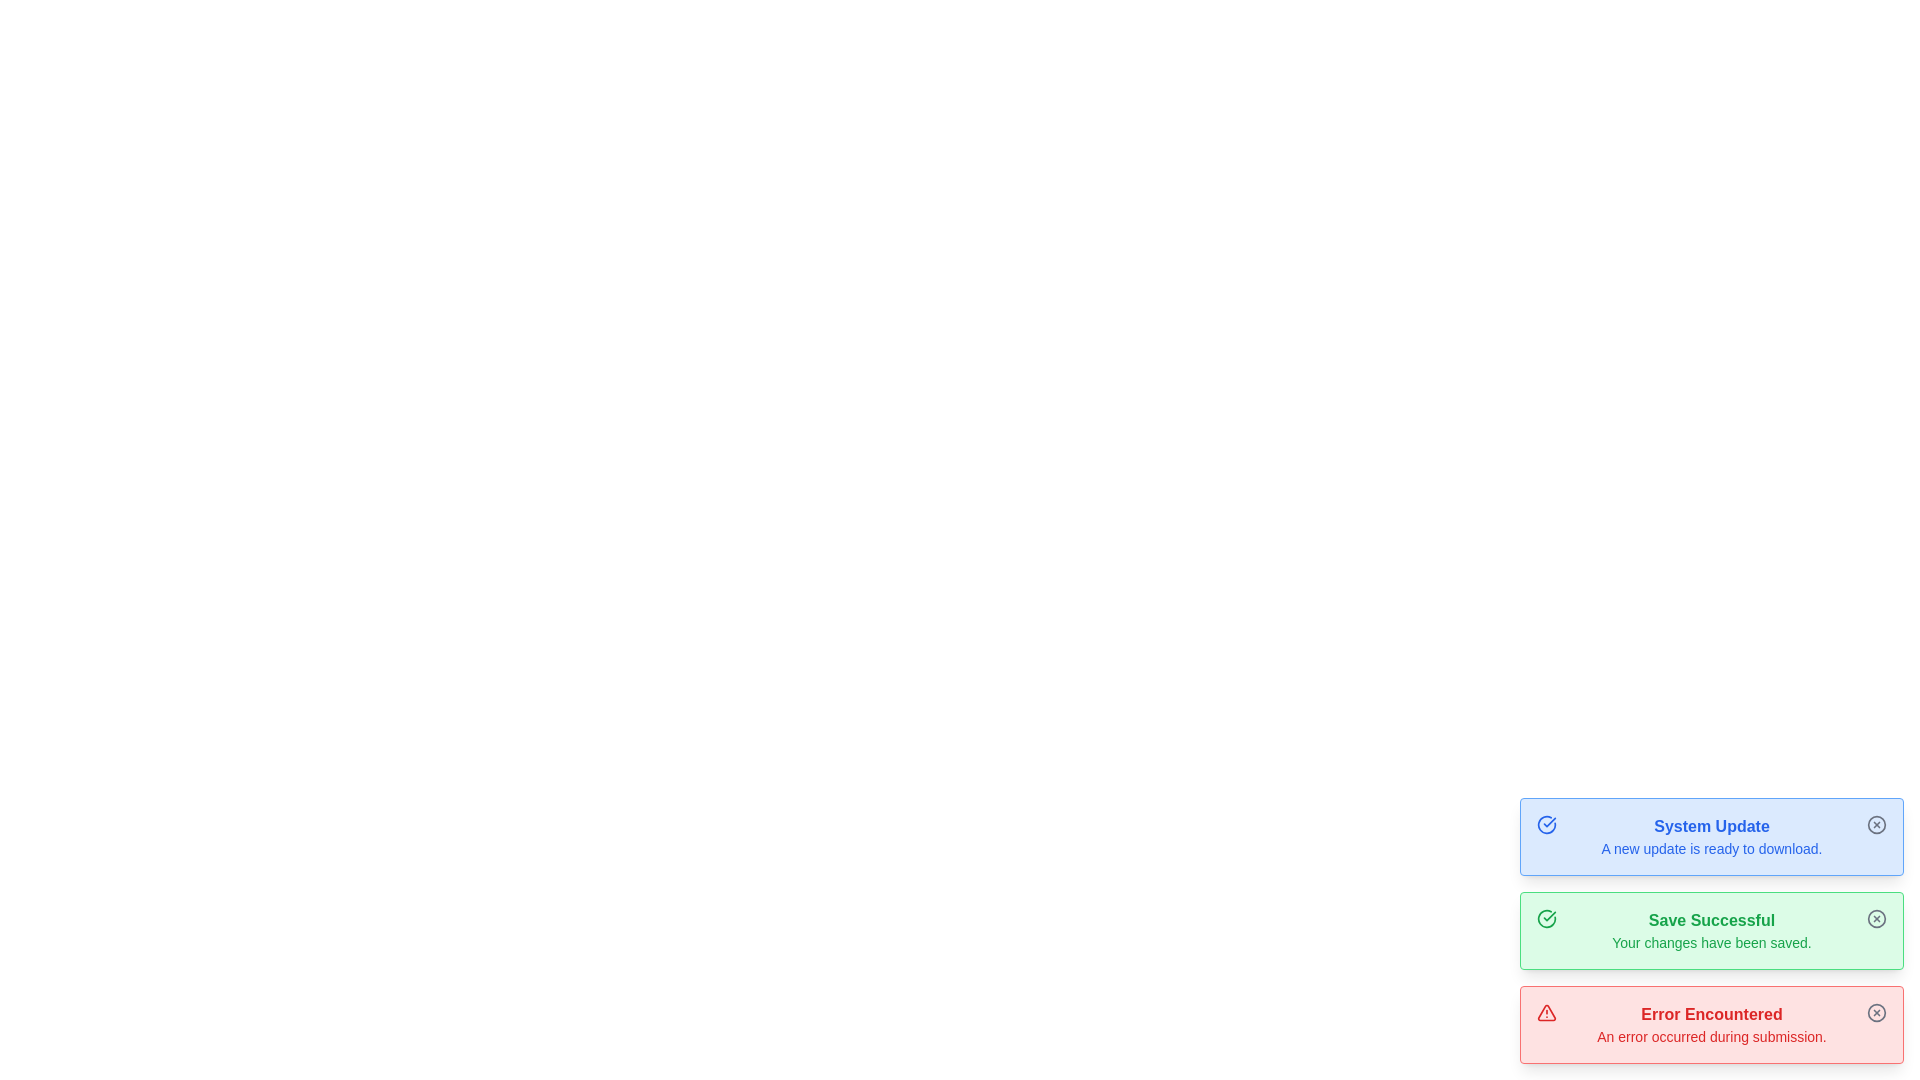  I want to click on notification message displayed in the main textual content of the first blue notification card located at the bottom-right corner of the interface, so click(1711, 837).